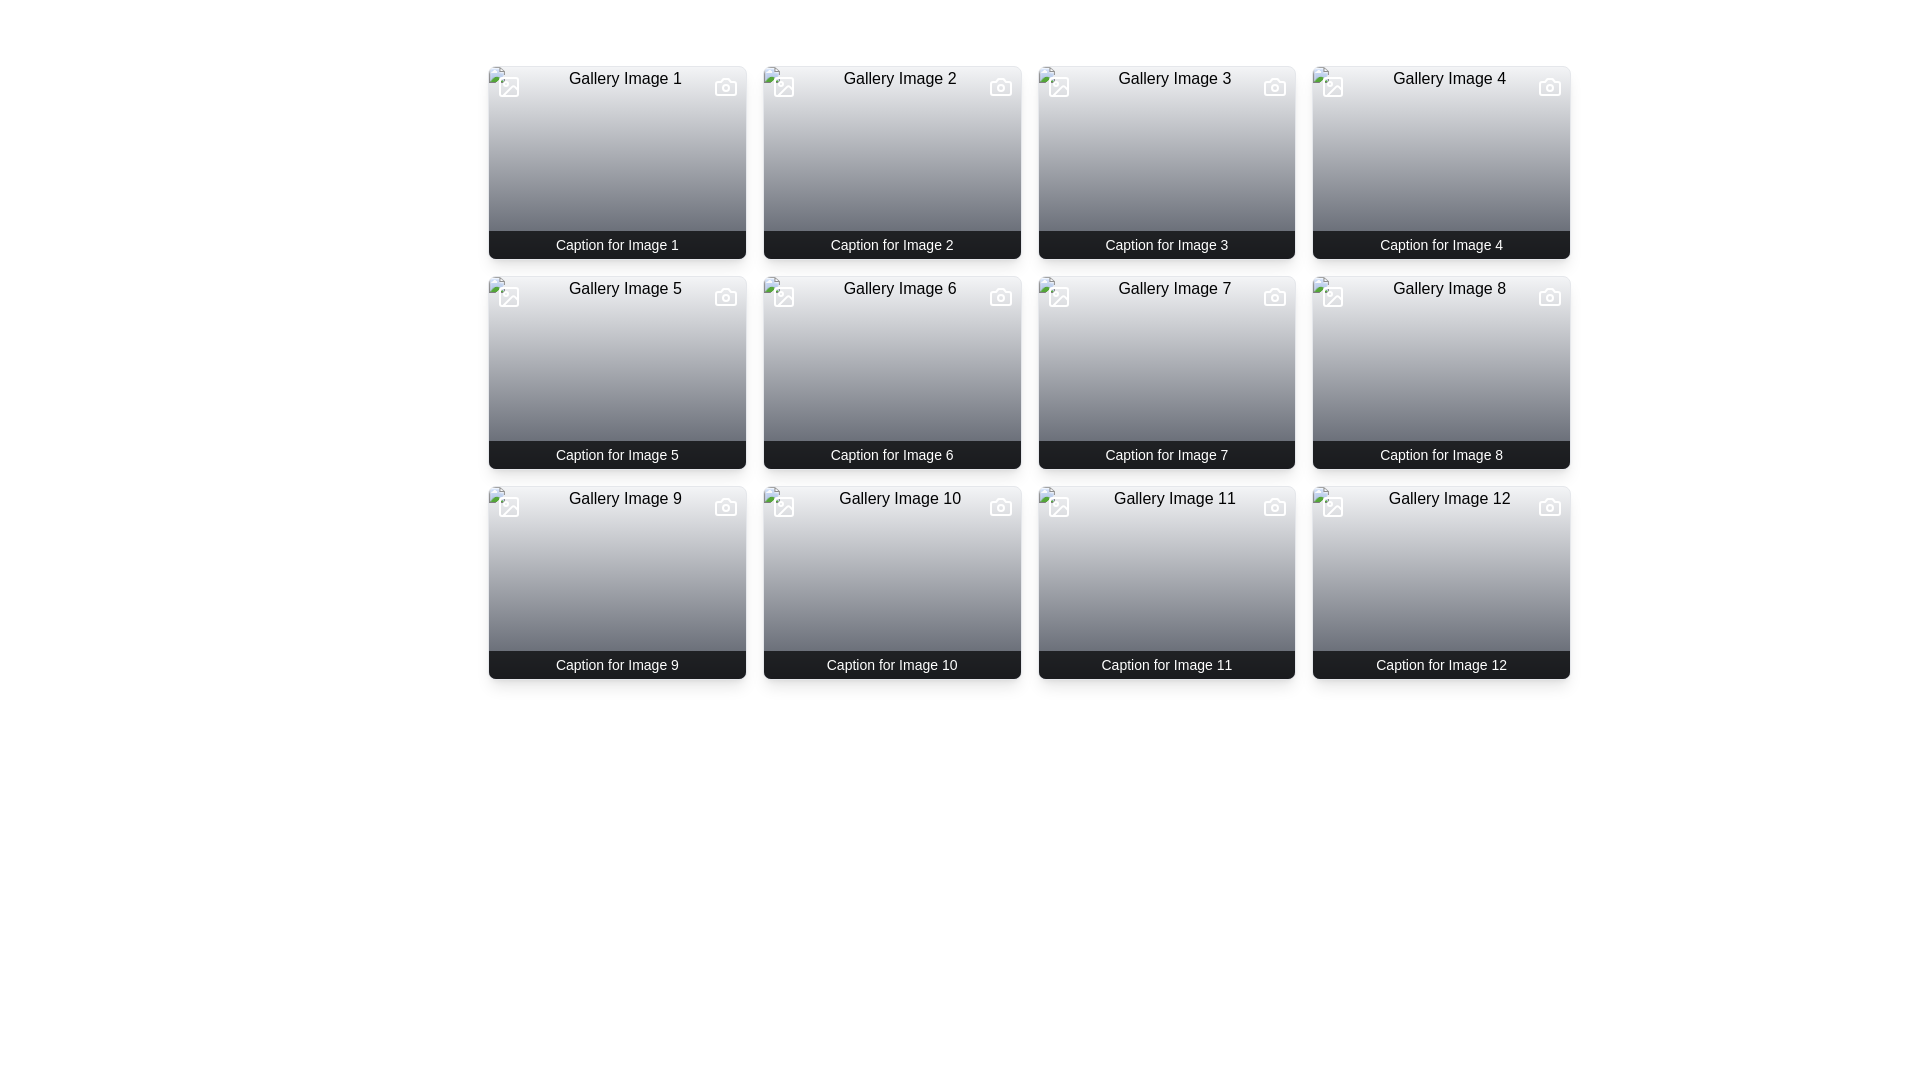  Describe the element at coordinates (616, 161) in the screenshot. I see `the Card element containing an image and caption located at the top-left corner of the grid` at that location.